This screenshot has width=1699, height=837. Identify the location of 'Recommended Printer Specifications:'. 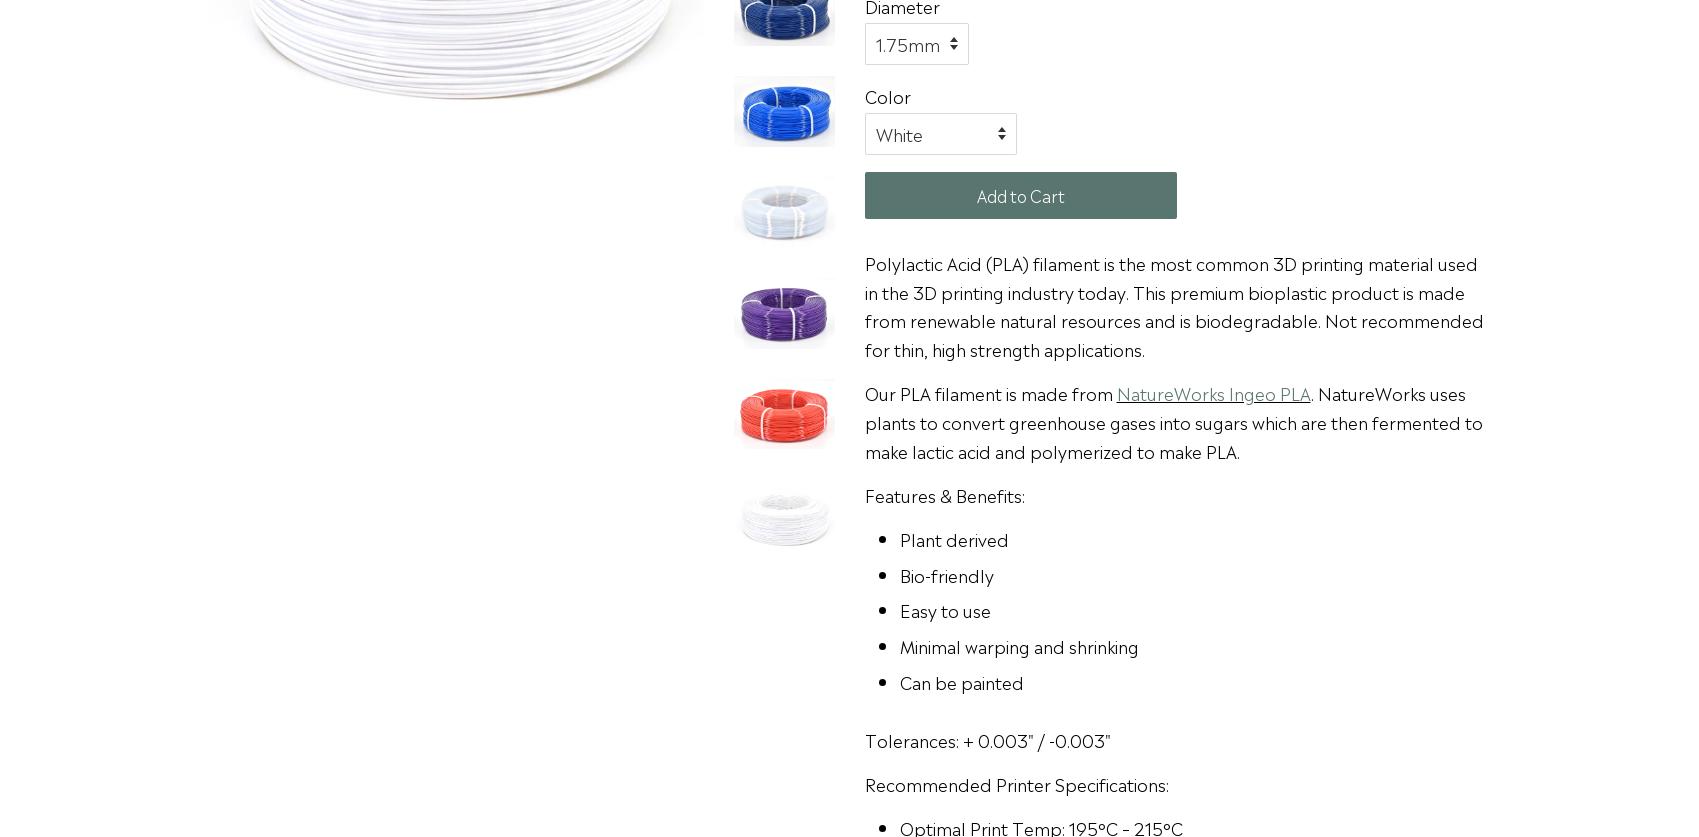
(1016, 782).